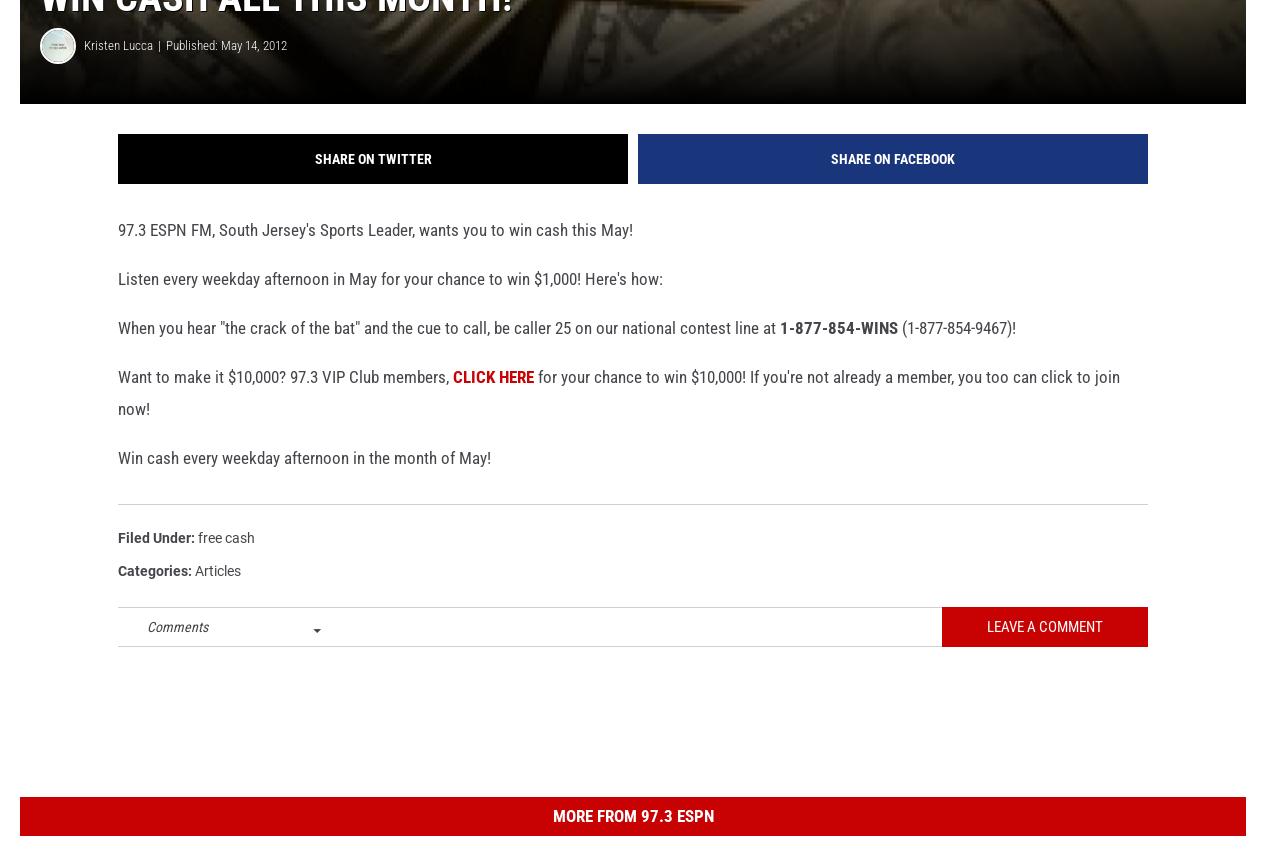 The width and height of the screenshot is (1286, 853). I want to click on '(1-877-854-9467)!', so click(957, 358).